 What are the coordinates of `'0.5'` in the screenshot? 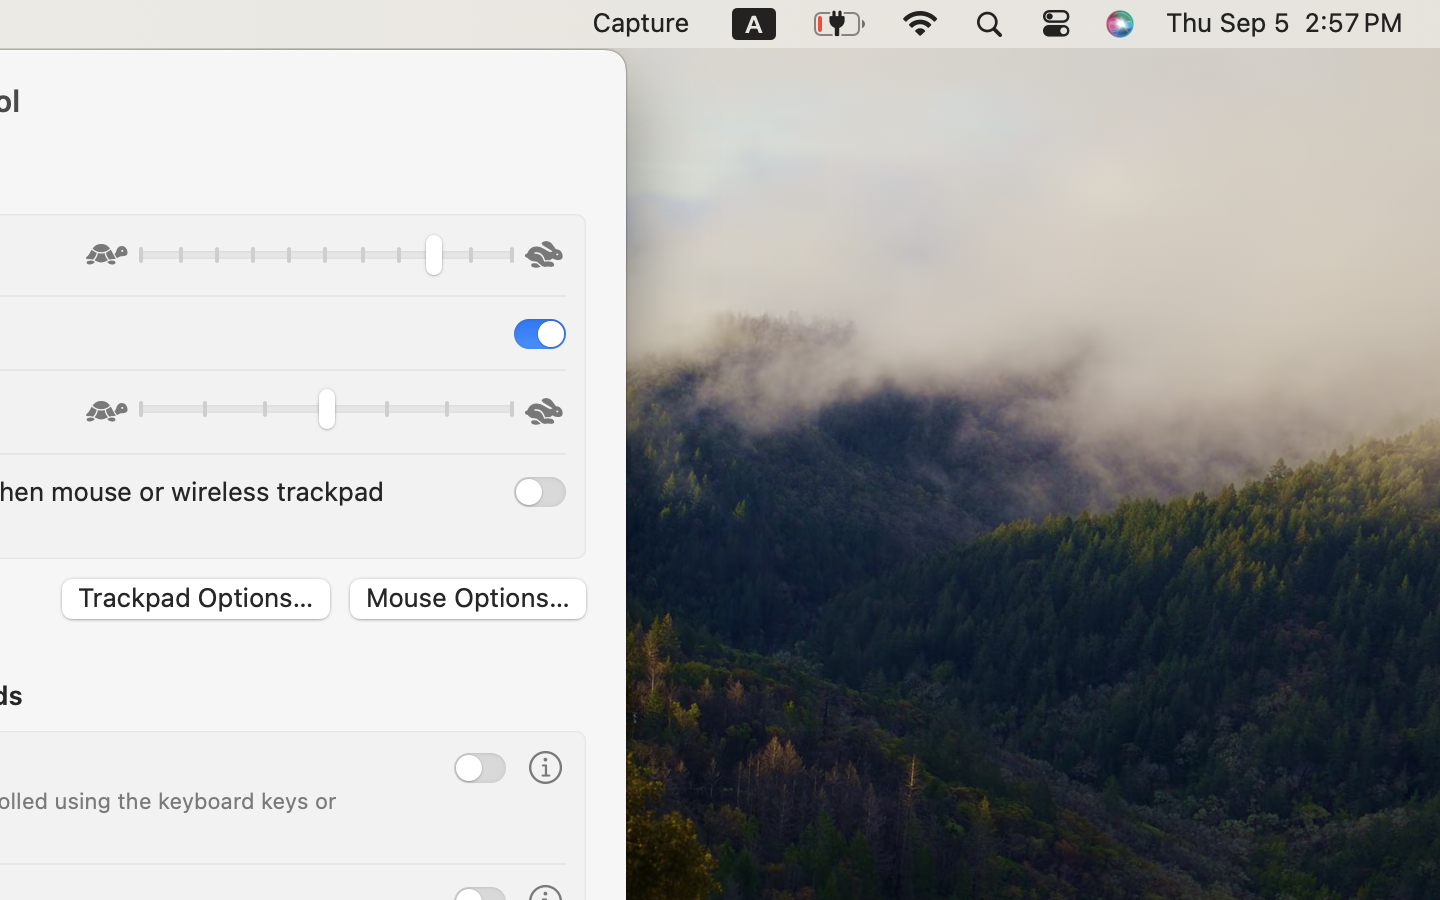 It's located at (325, 412).